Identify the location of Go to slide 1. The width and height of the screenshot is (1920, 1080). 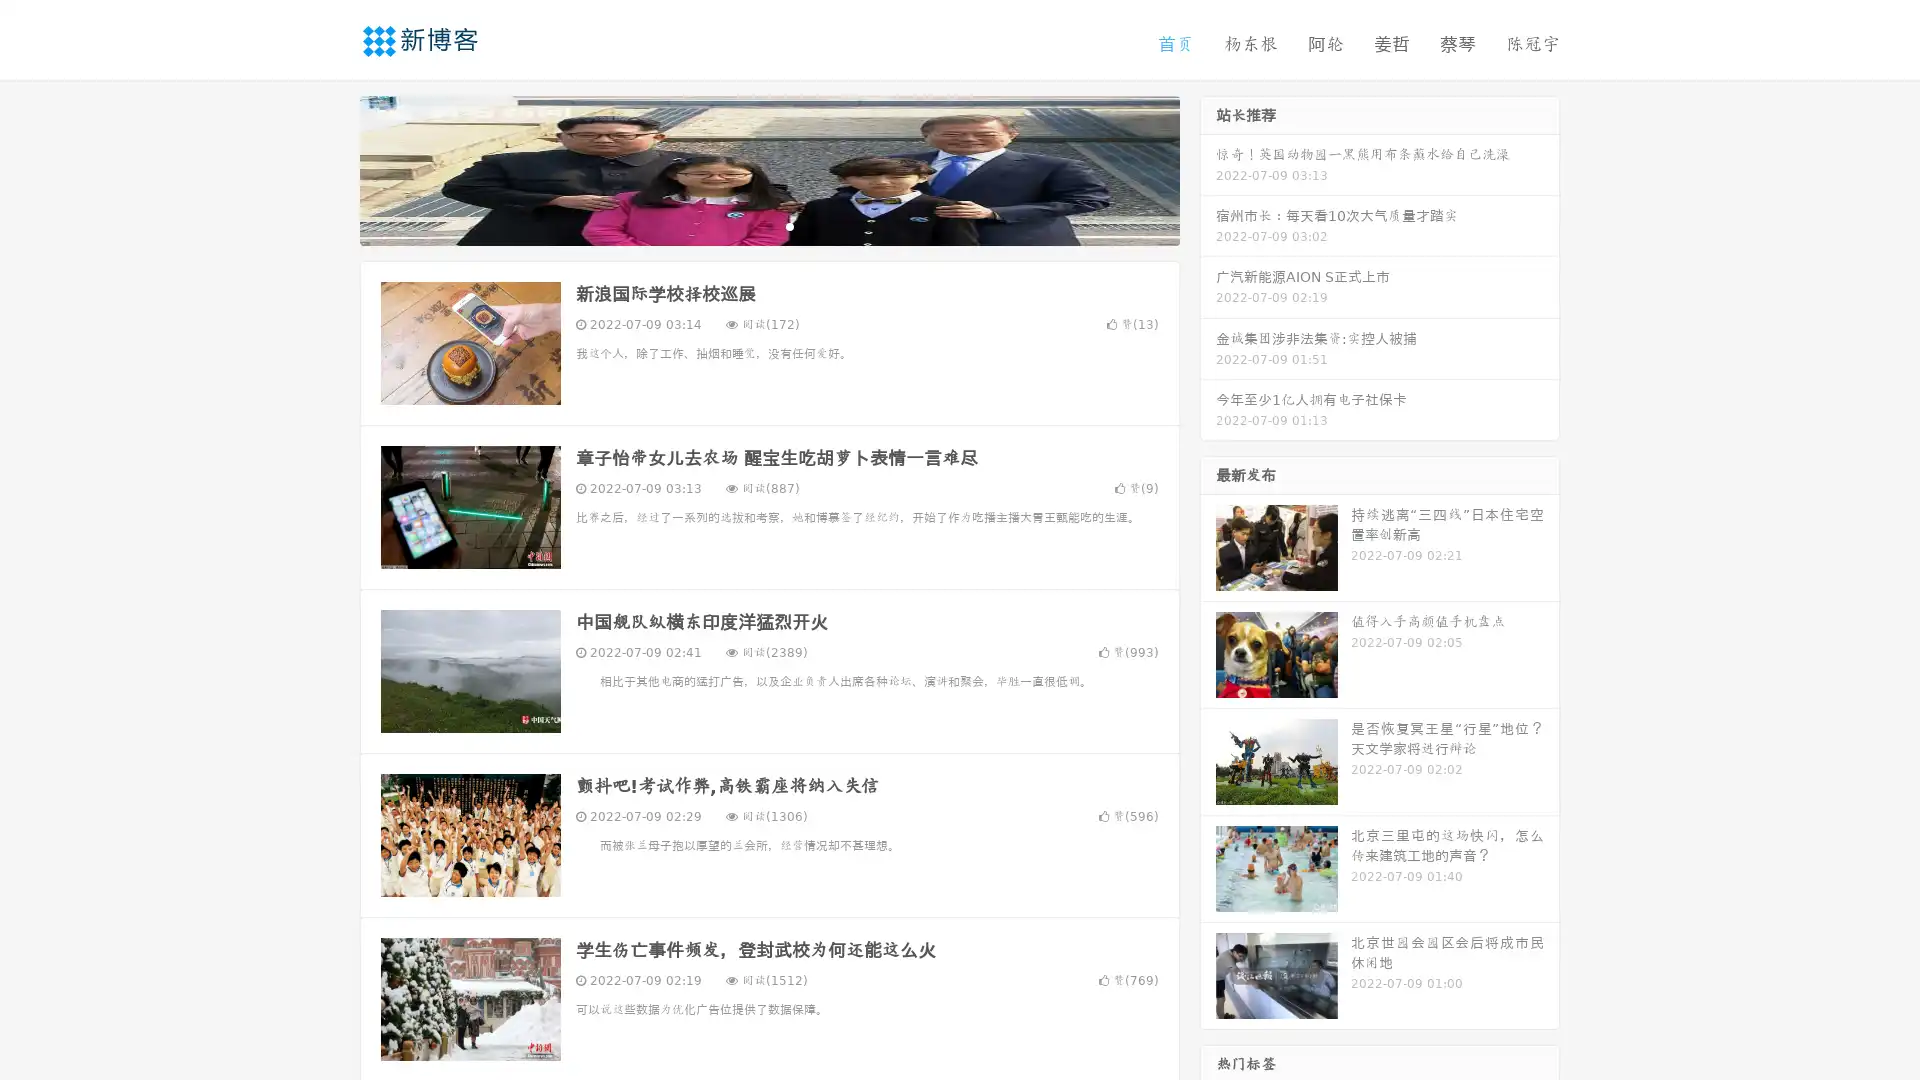
(748, 225).